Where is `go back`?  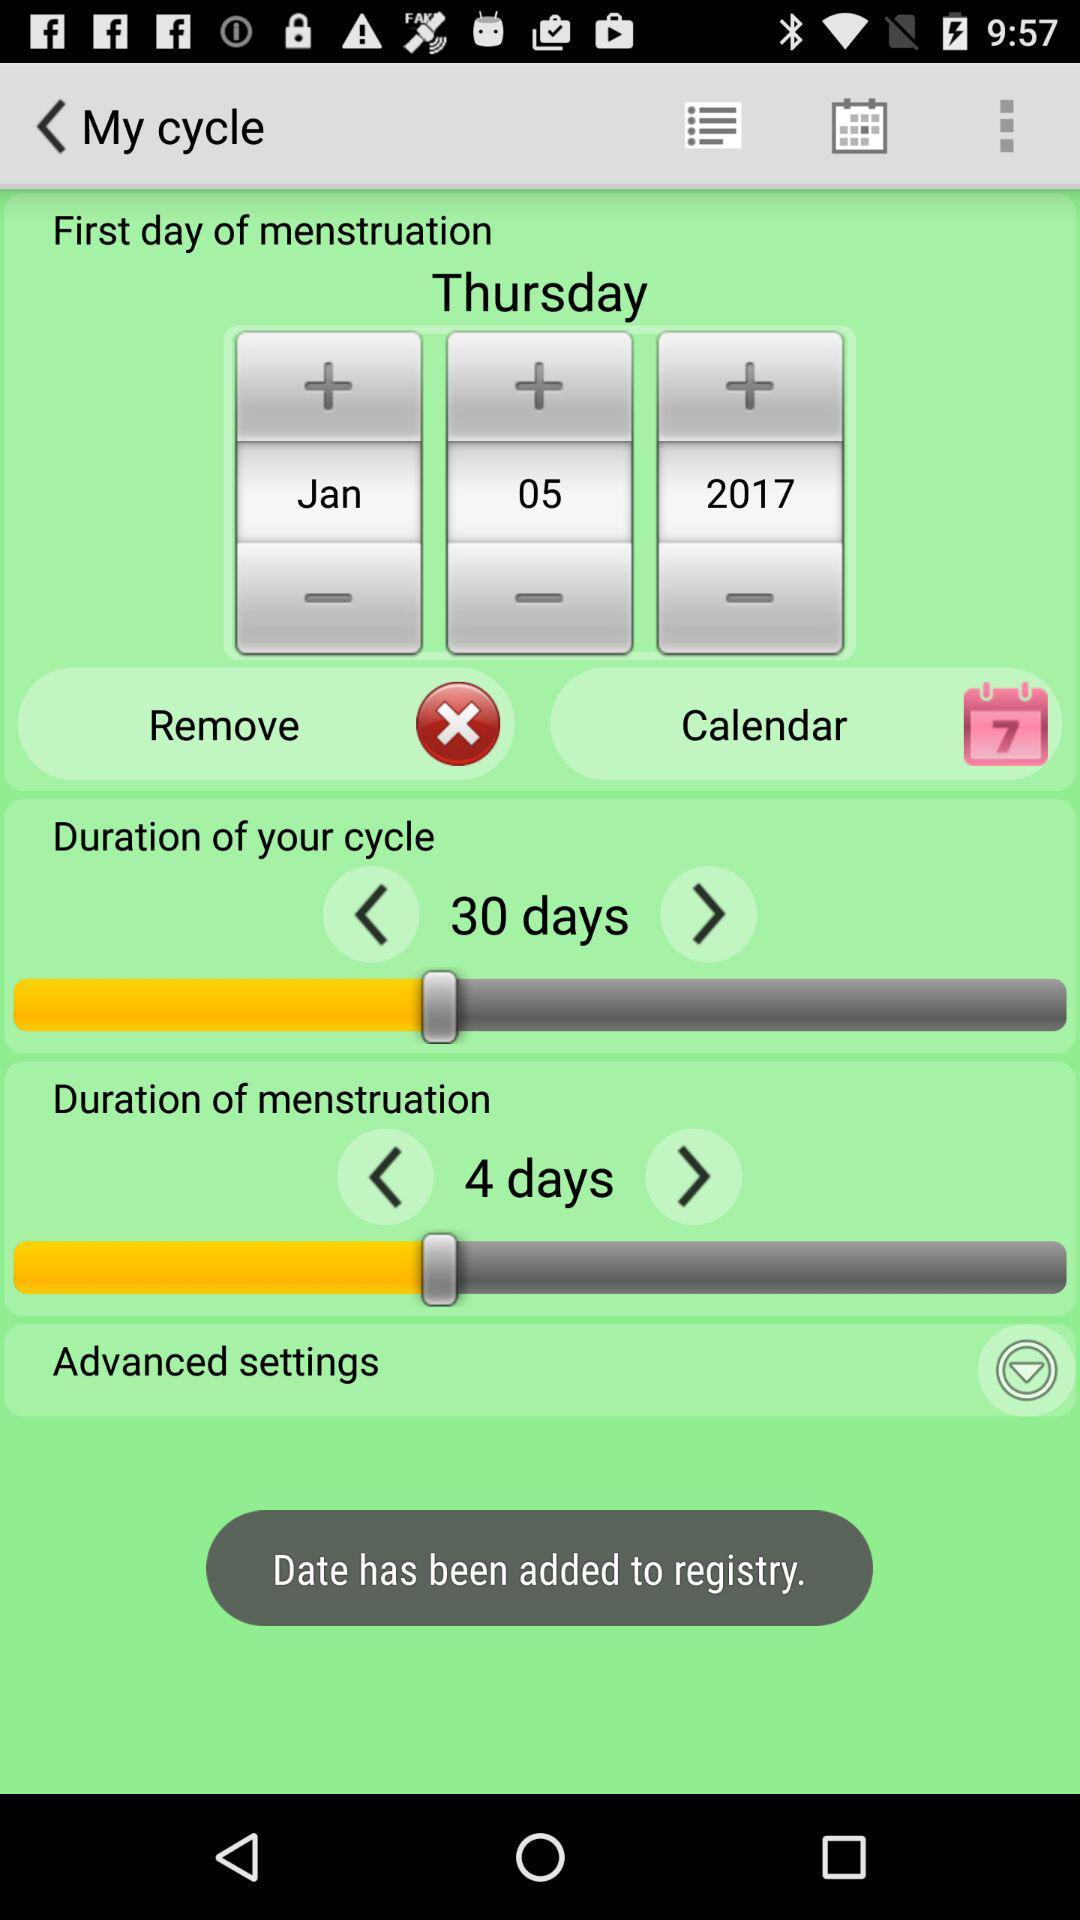
go back is located at coordinates (707, 913).